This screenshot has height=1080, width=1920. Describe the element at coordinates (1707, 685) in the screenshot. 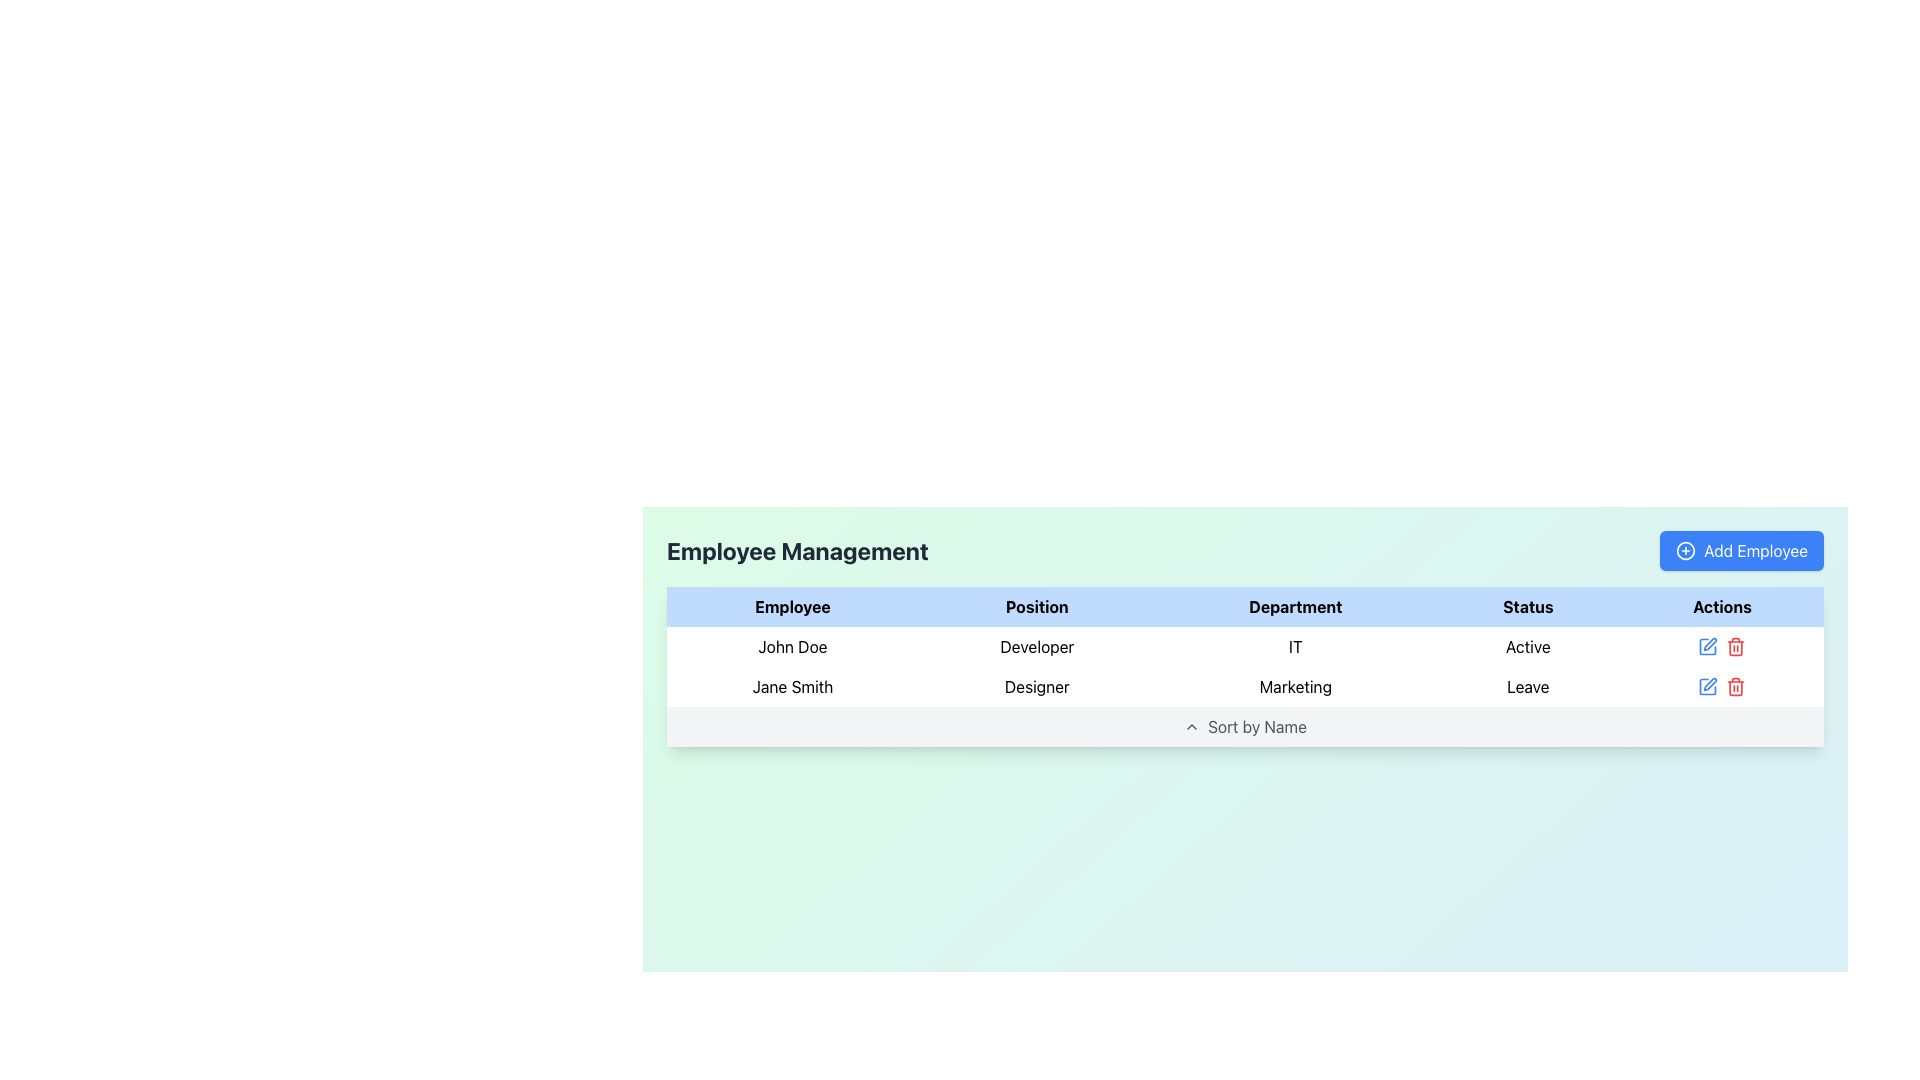

I see `the blue-colored edit icon in the Actions column of the second row to change its color to a darker shade of blue` at that location.